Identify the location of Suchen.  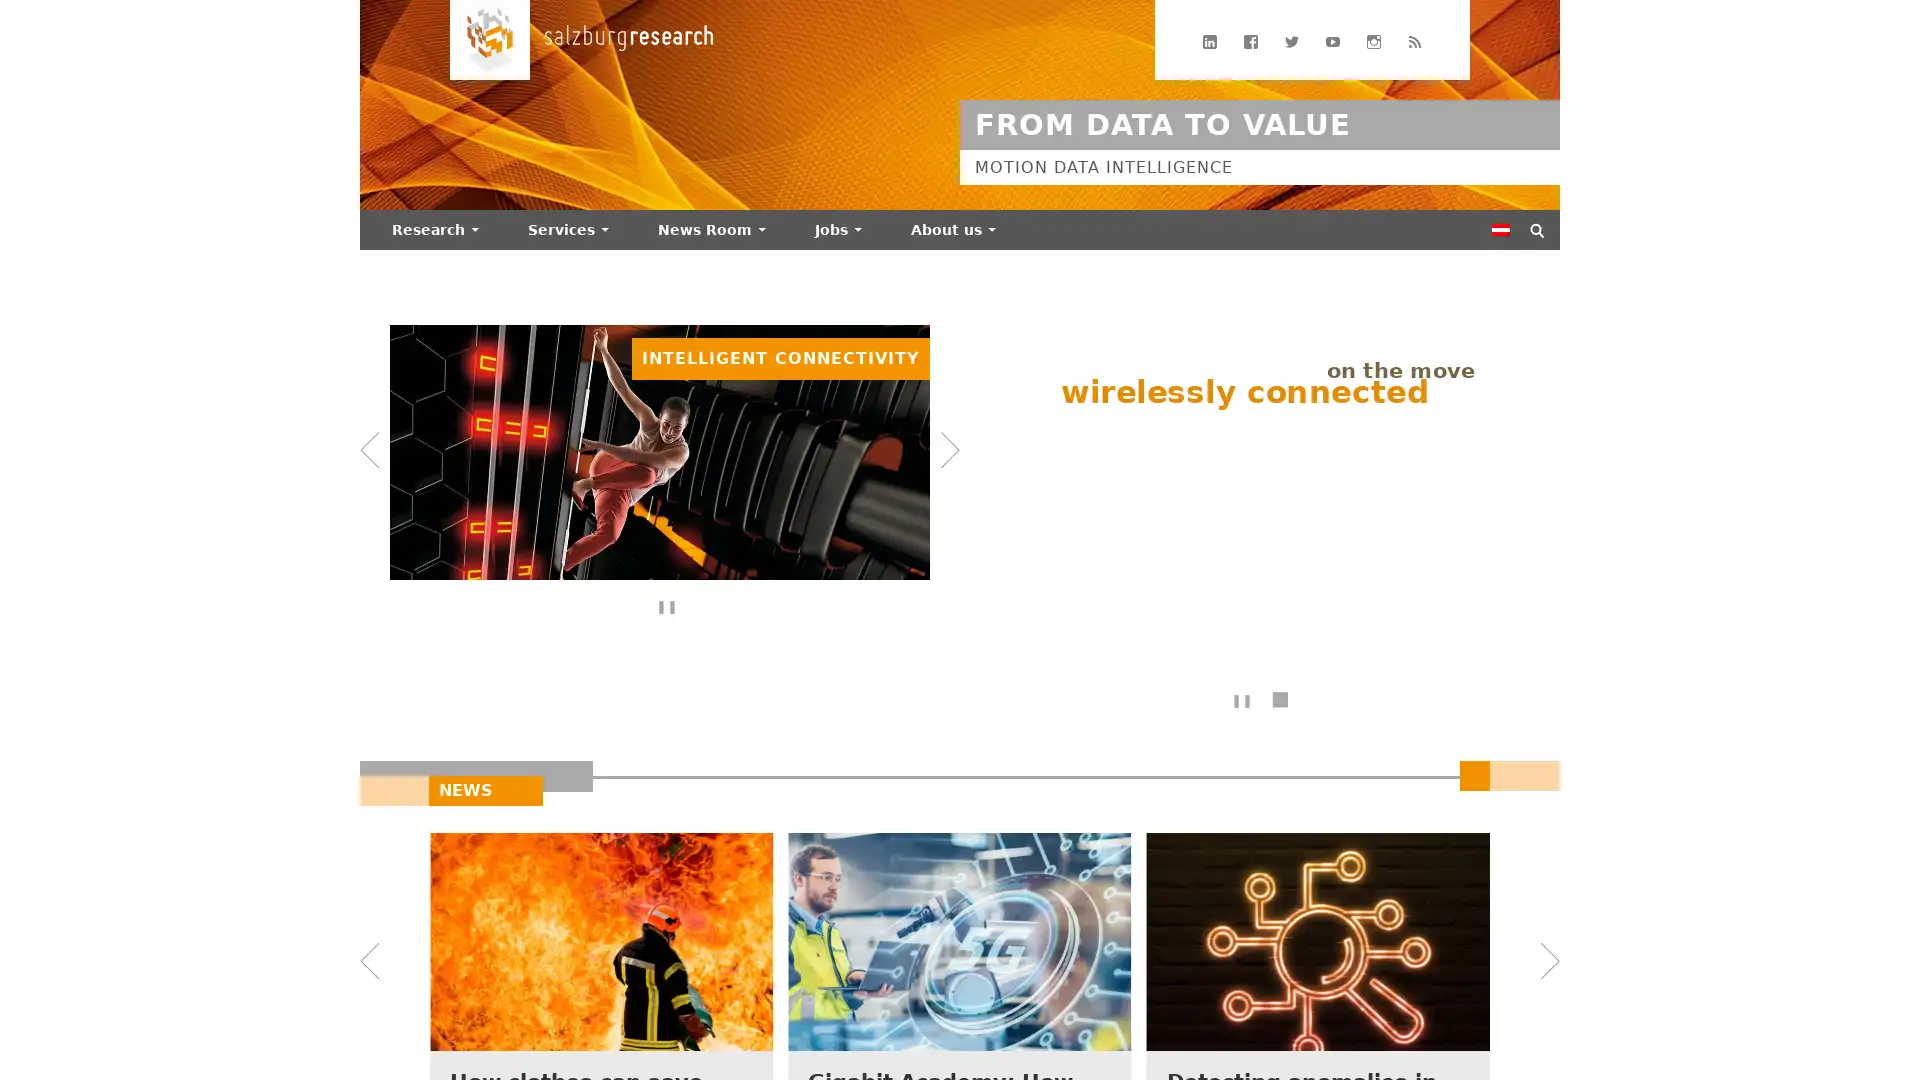
(1621, 227).